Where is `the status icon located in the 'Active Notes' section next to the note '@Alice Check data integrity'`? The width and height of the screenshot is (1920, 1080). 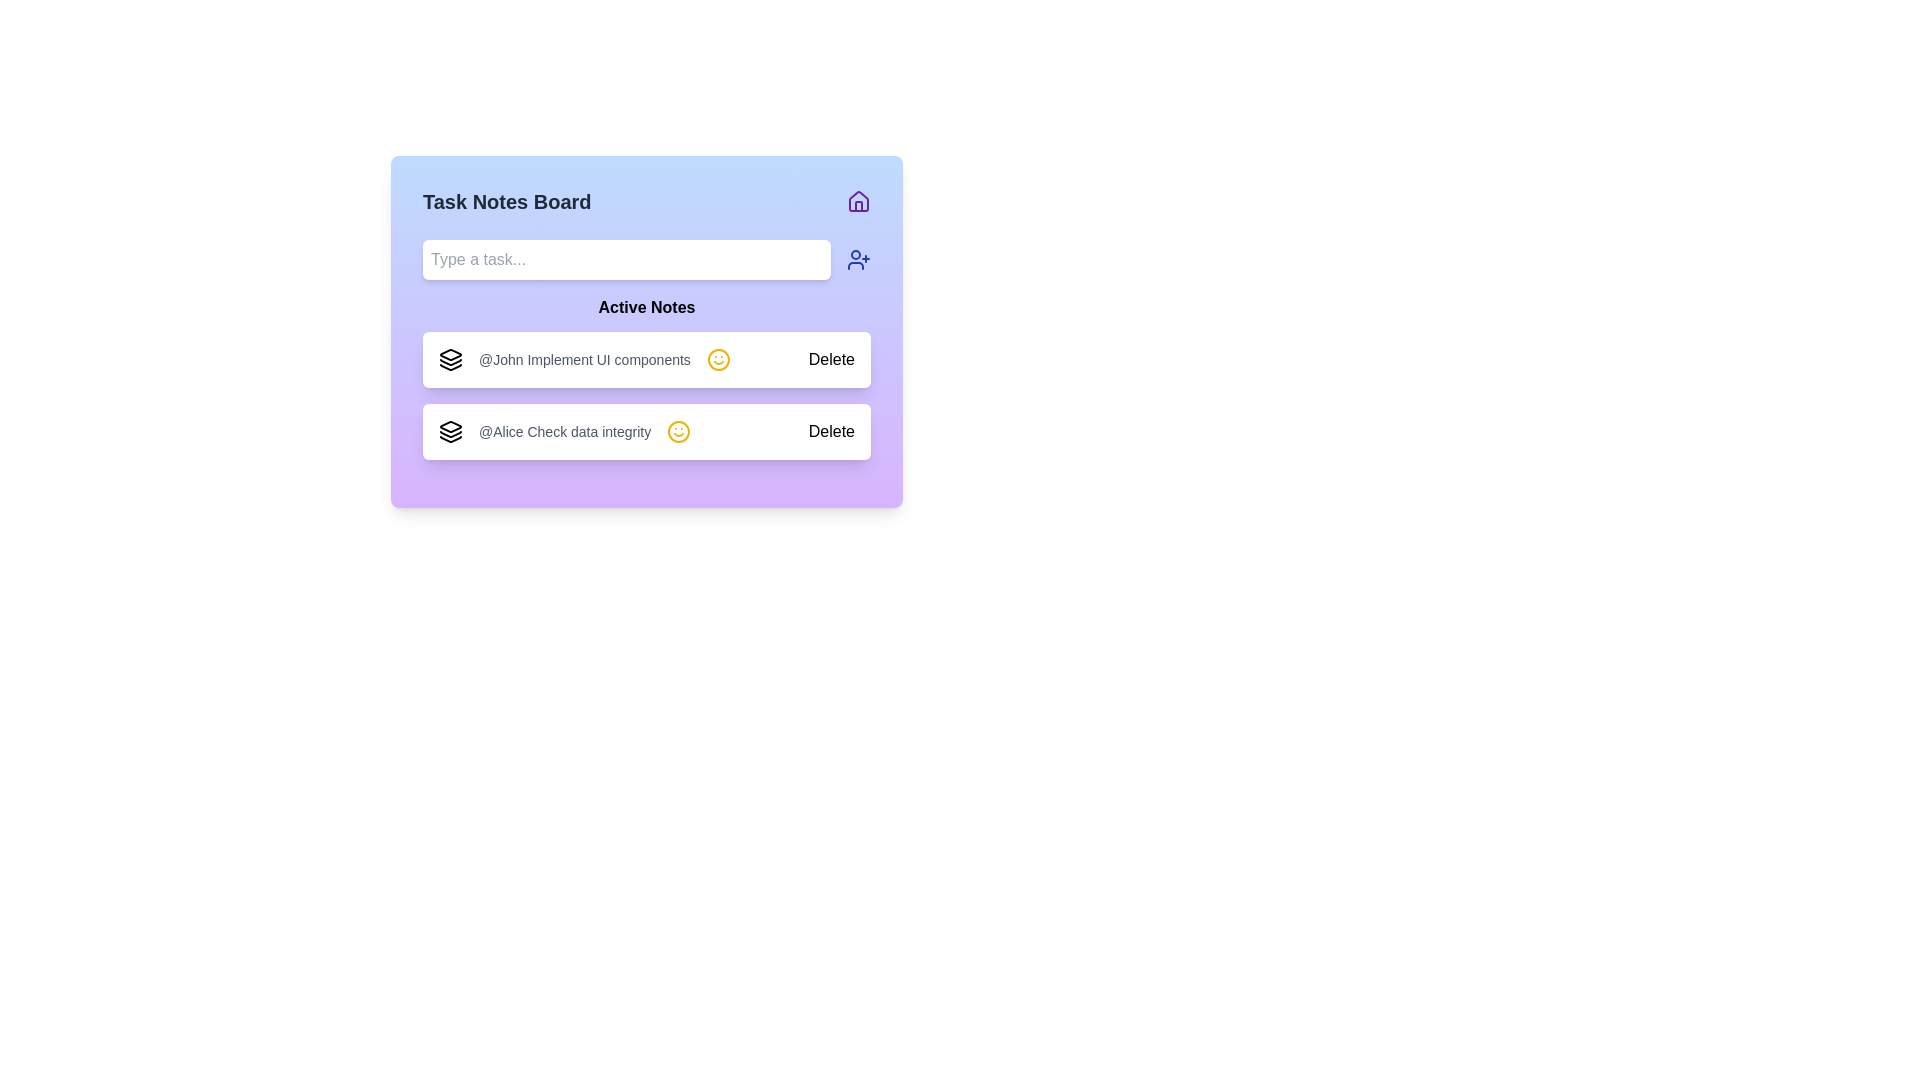 the status icon located in the 'Active Notes' section next to the note '@Alice Check data integrity' is located at coordinates (679, 431).